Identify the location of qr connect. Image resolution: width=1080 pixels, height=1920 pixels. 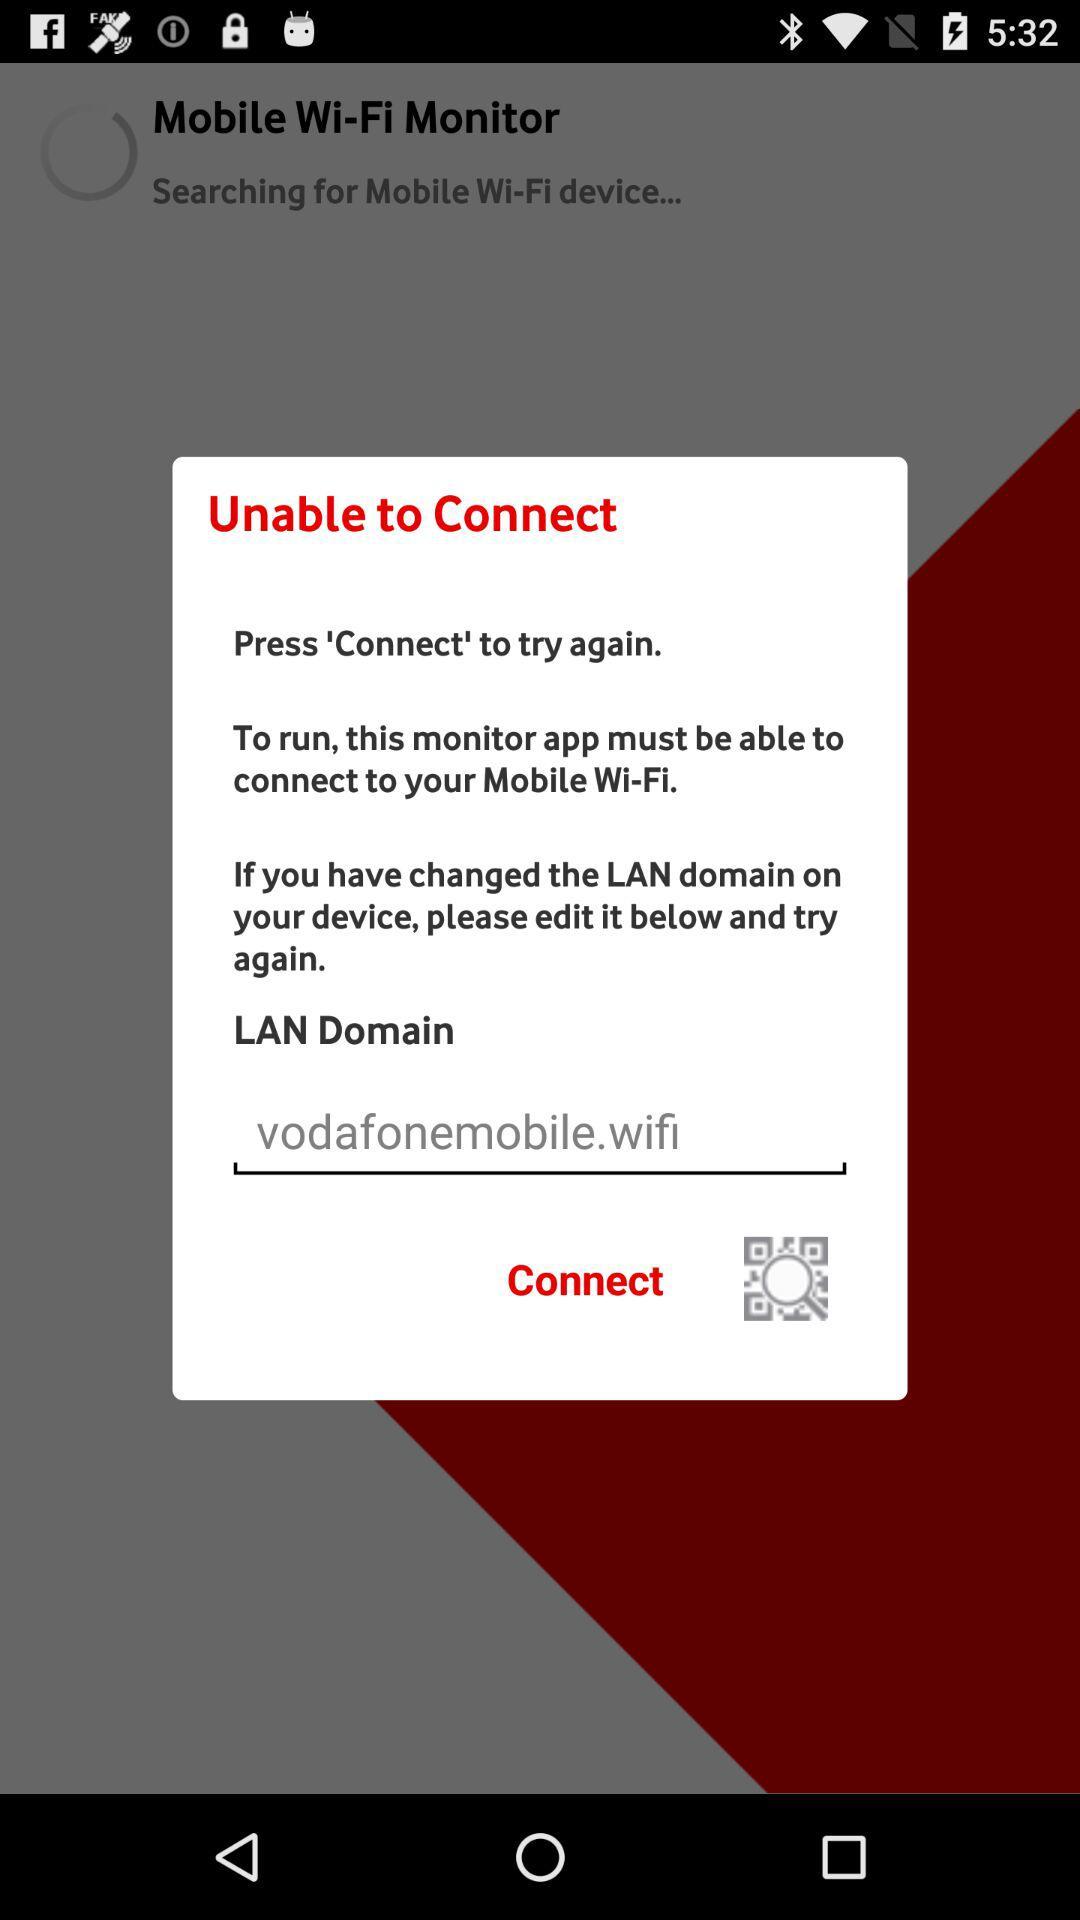
(785, 1277).